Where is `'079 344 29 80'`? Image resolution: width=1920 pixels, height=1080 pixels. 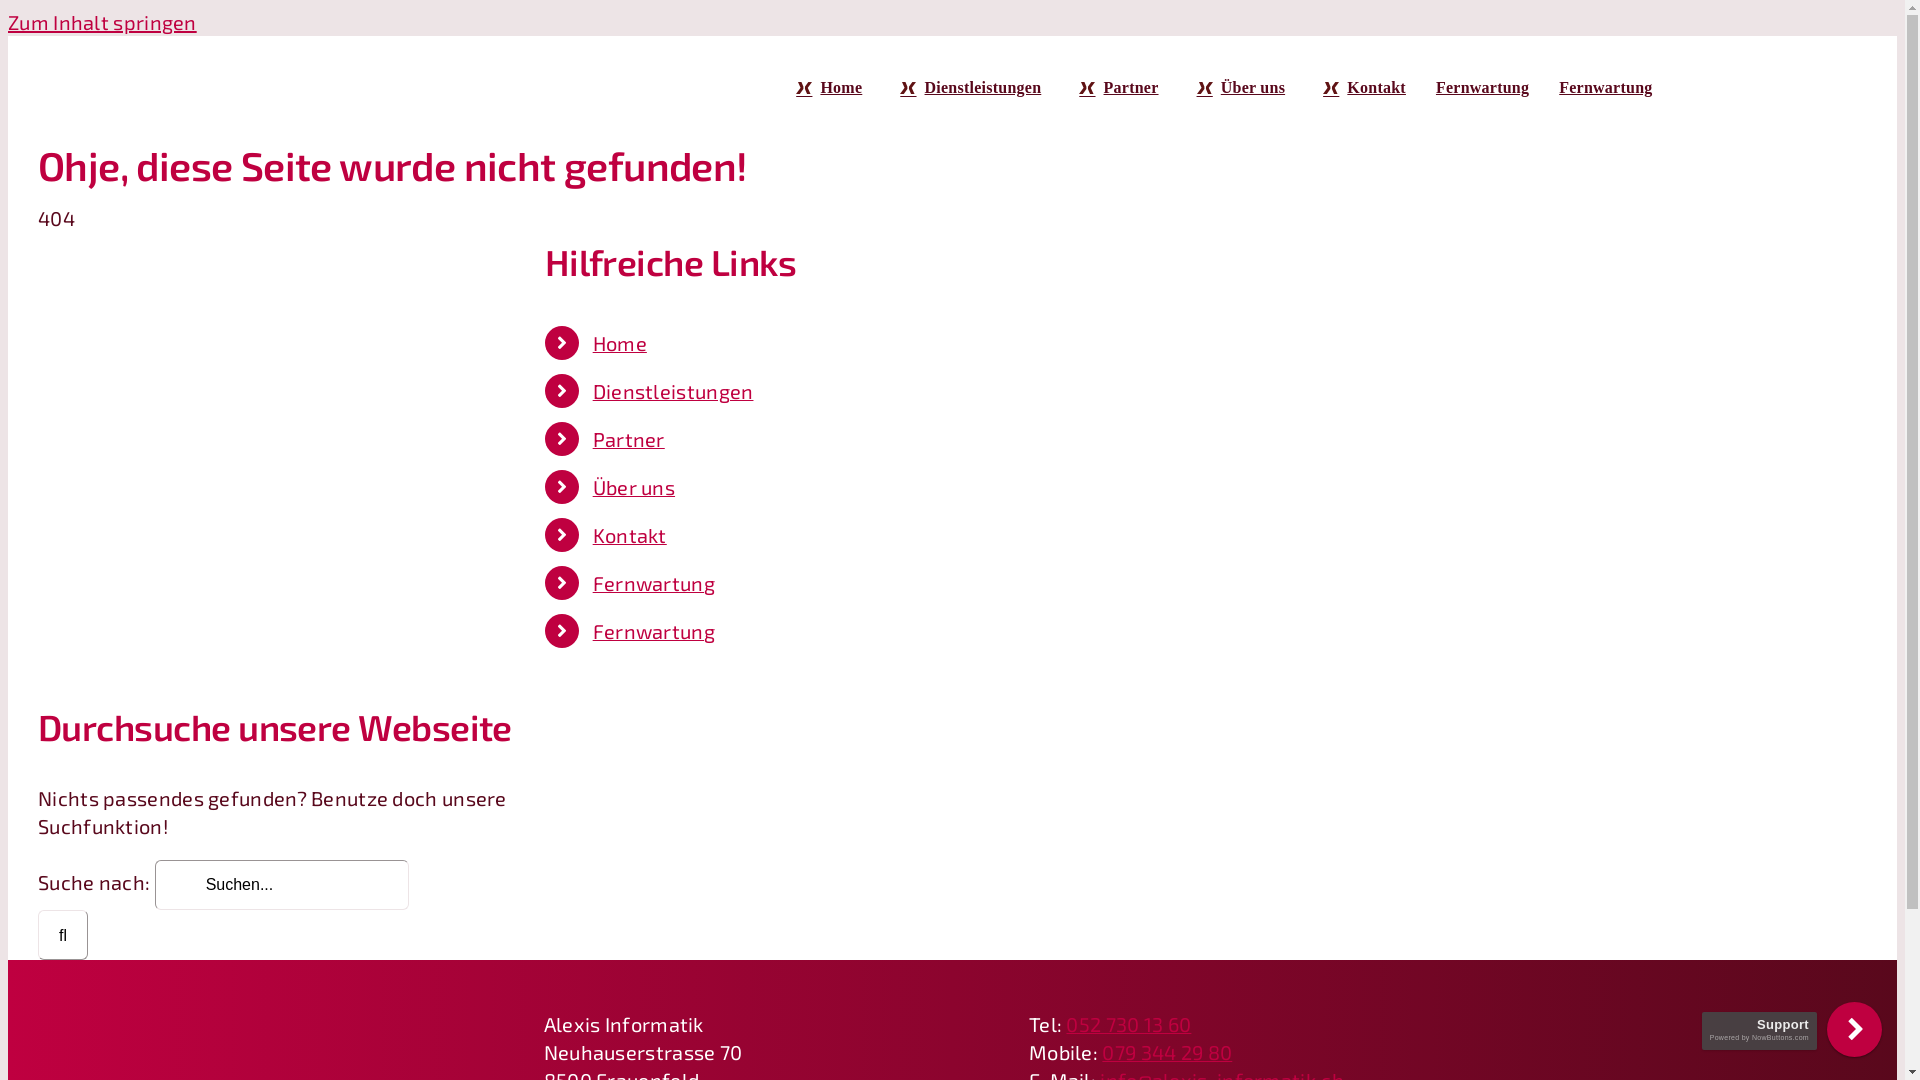
'079 344 29 80' is located at coordinates (1166, 1051).